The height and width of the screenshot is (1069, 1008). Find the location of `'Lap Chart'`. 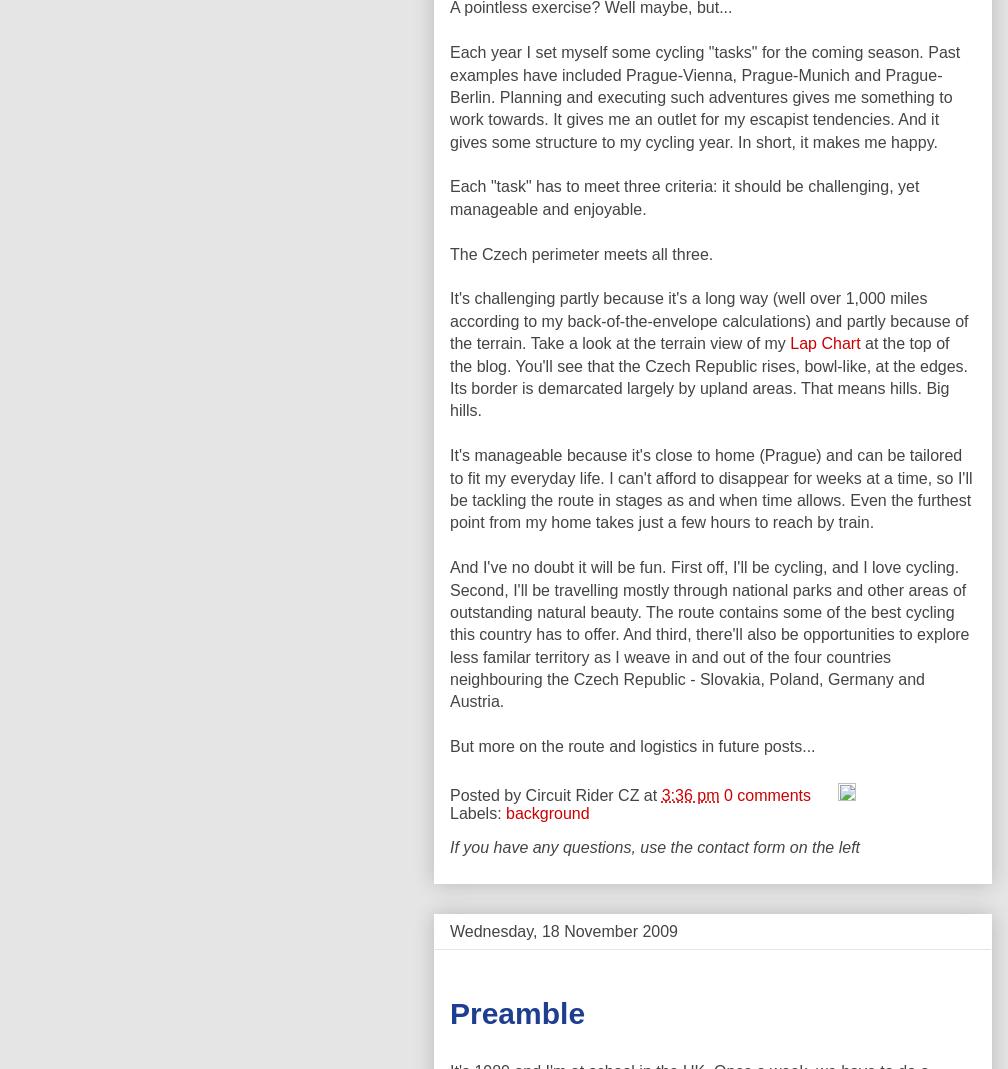

'Lap Chart' is located at coordinates (825, 343).